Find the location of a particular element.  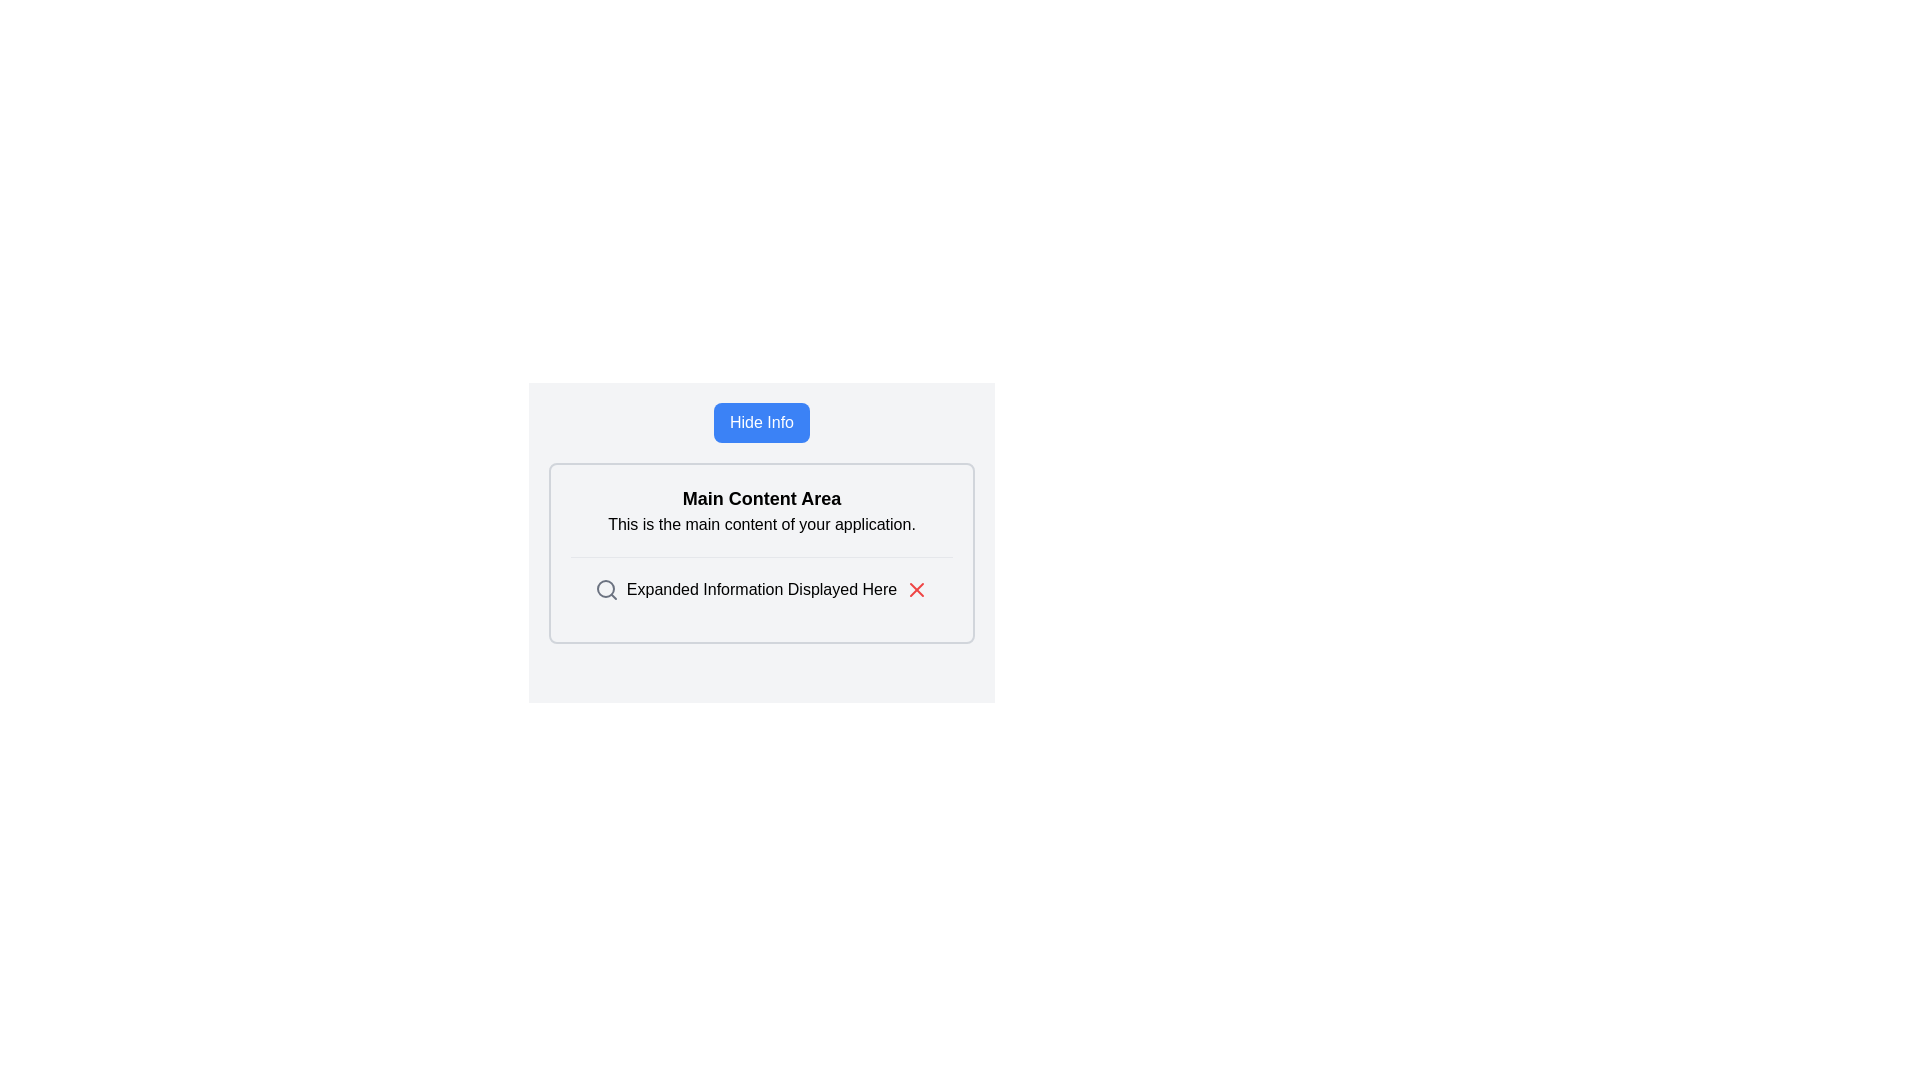

the search icon located to the left of the text 'Expanded Information Displayed Here' to initiate a detailed view is located at coordinates (605, 589).